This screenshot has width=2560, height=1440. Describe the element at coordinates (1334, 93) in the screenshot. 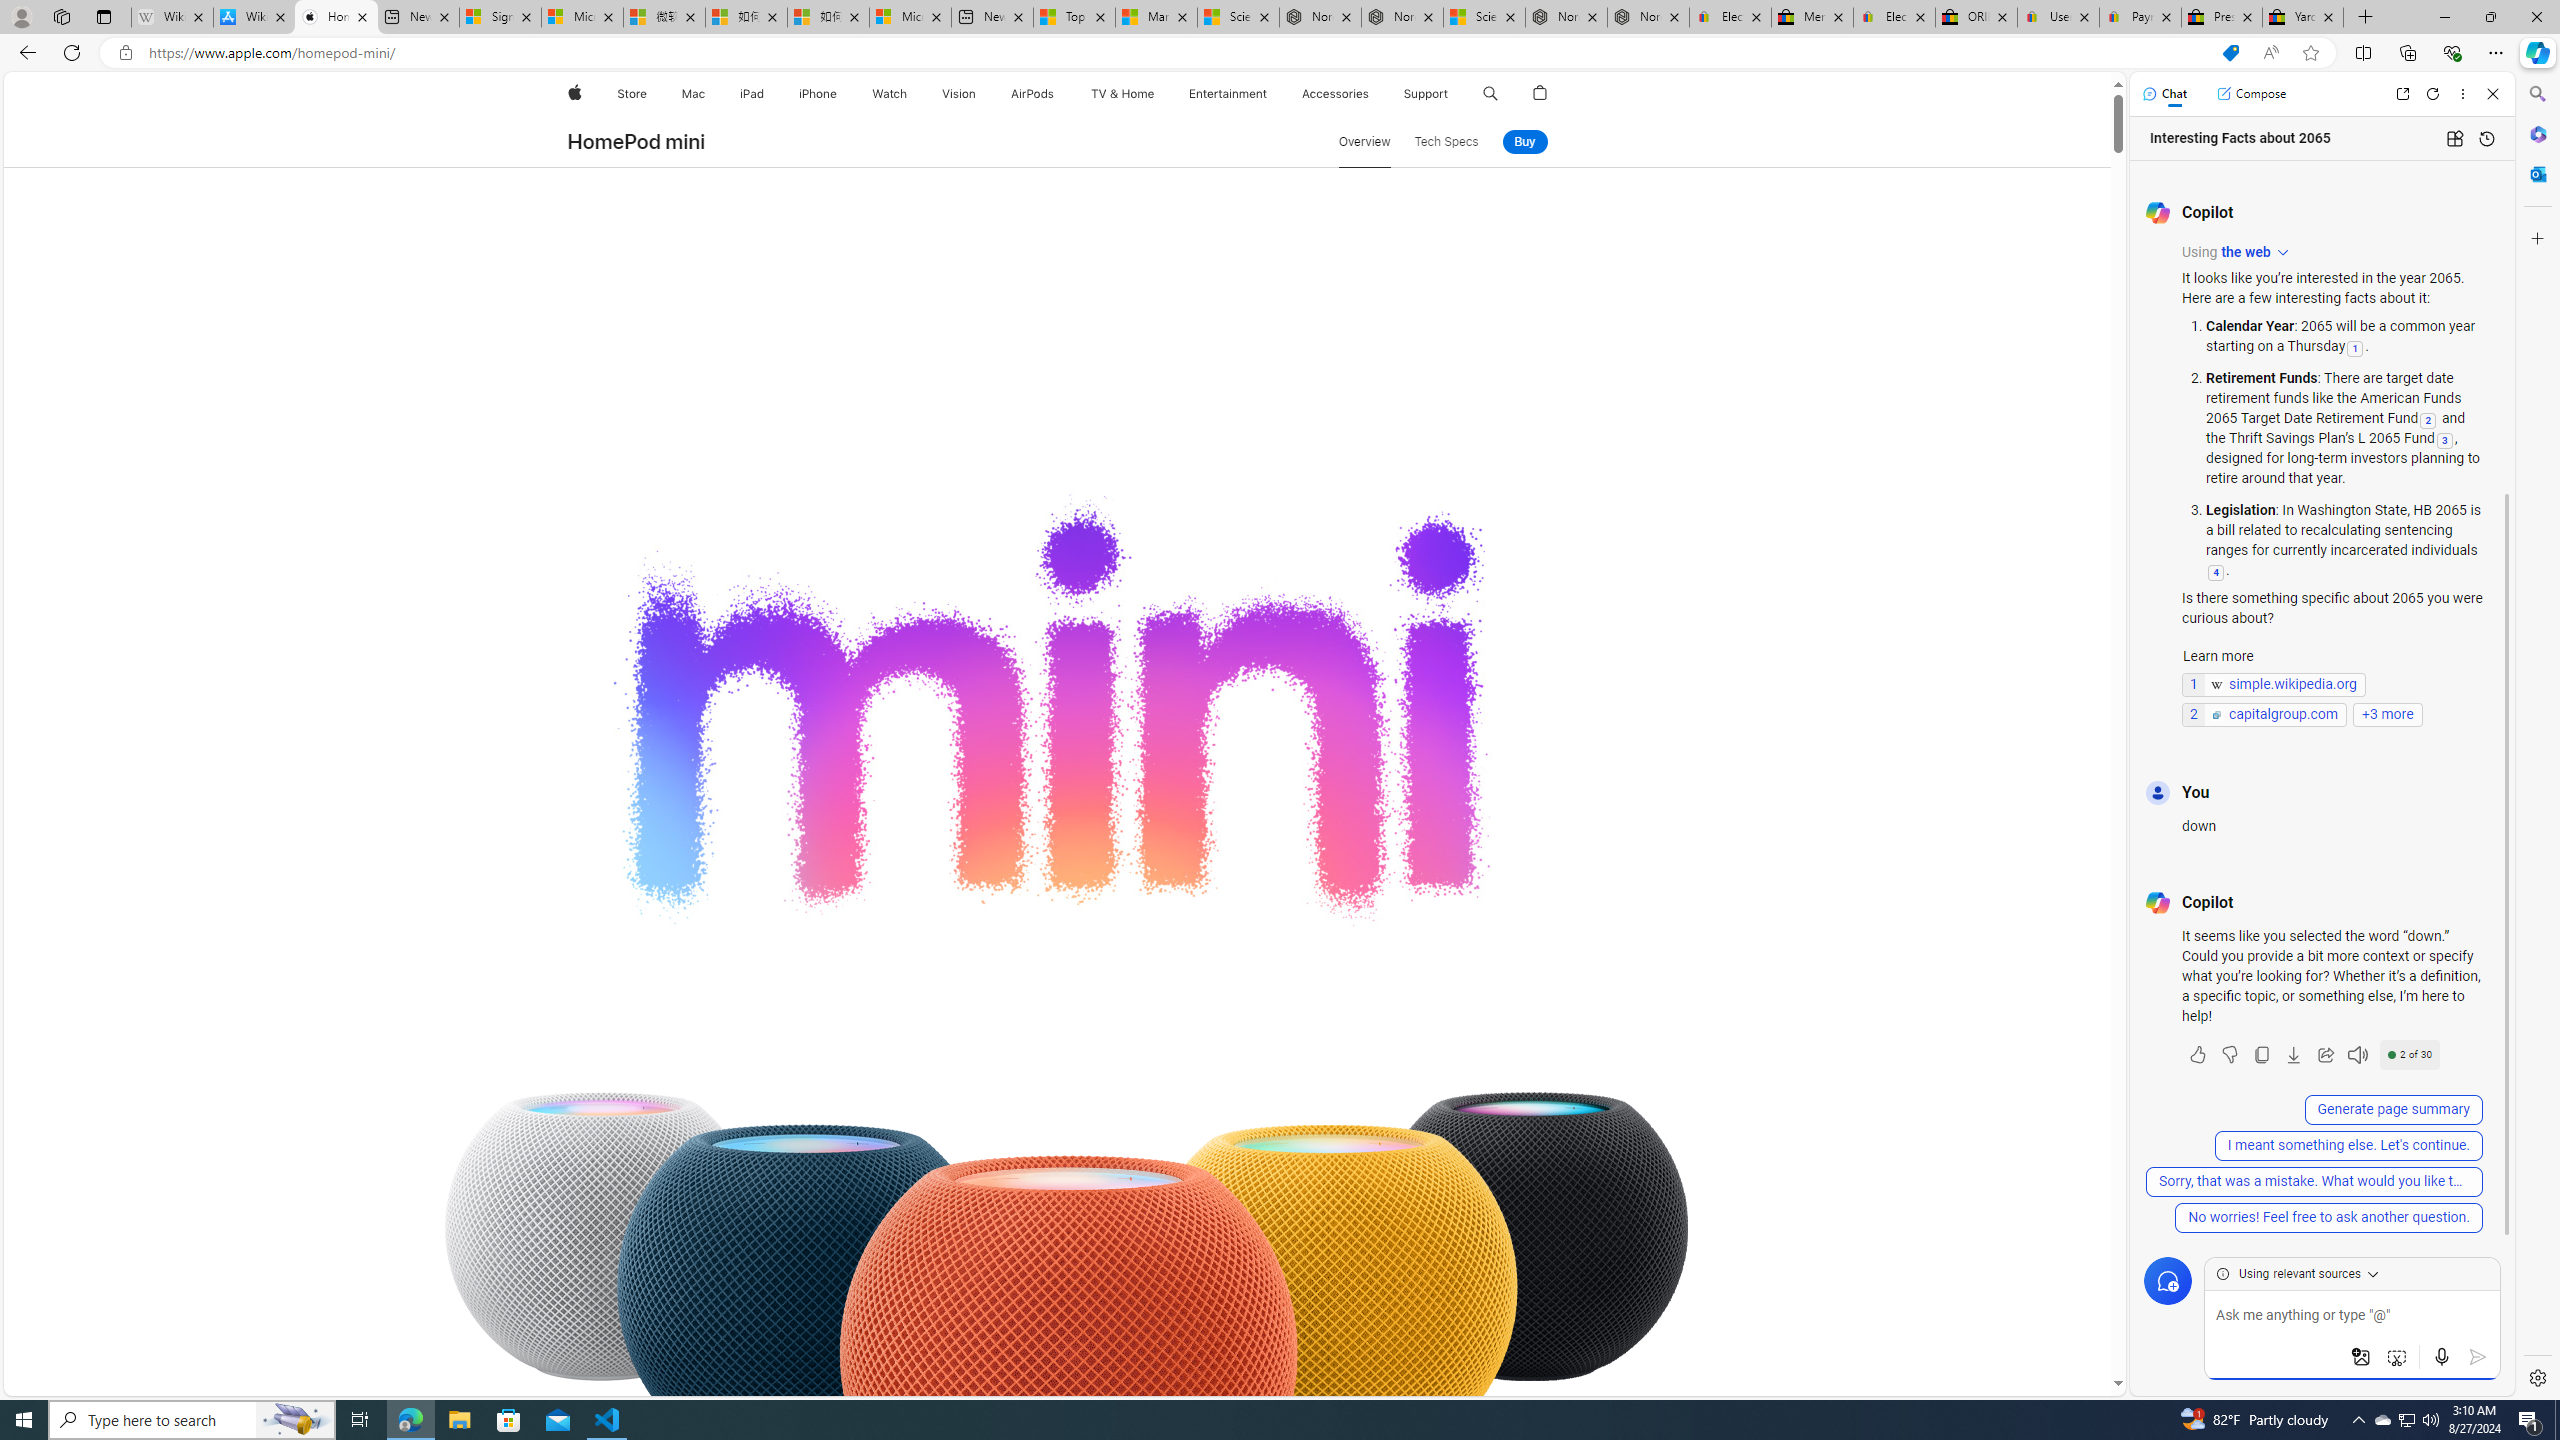

I see `'Accessories'` at that location.